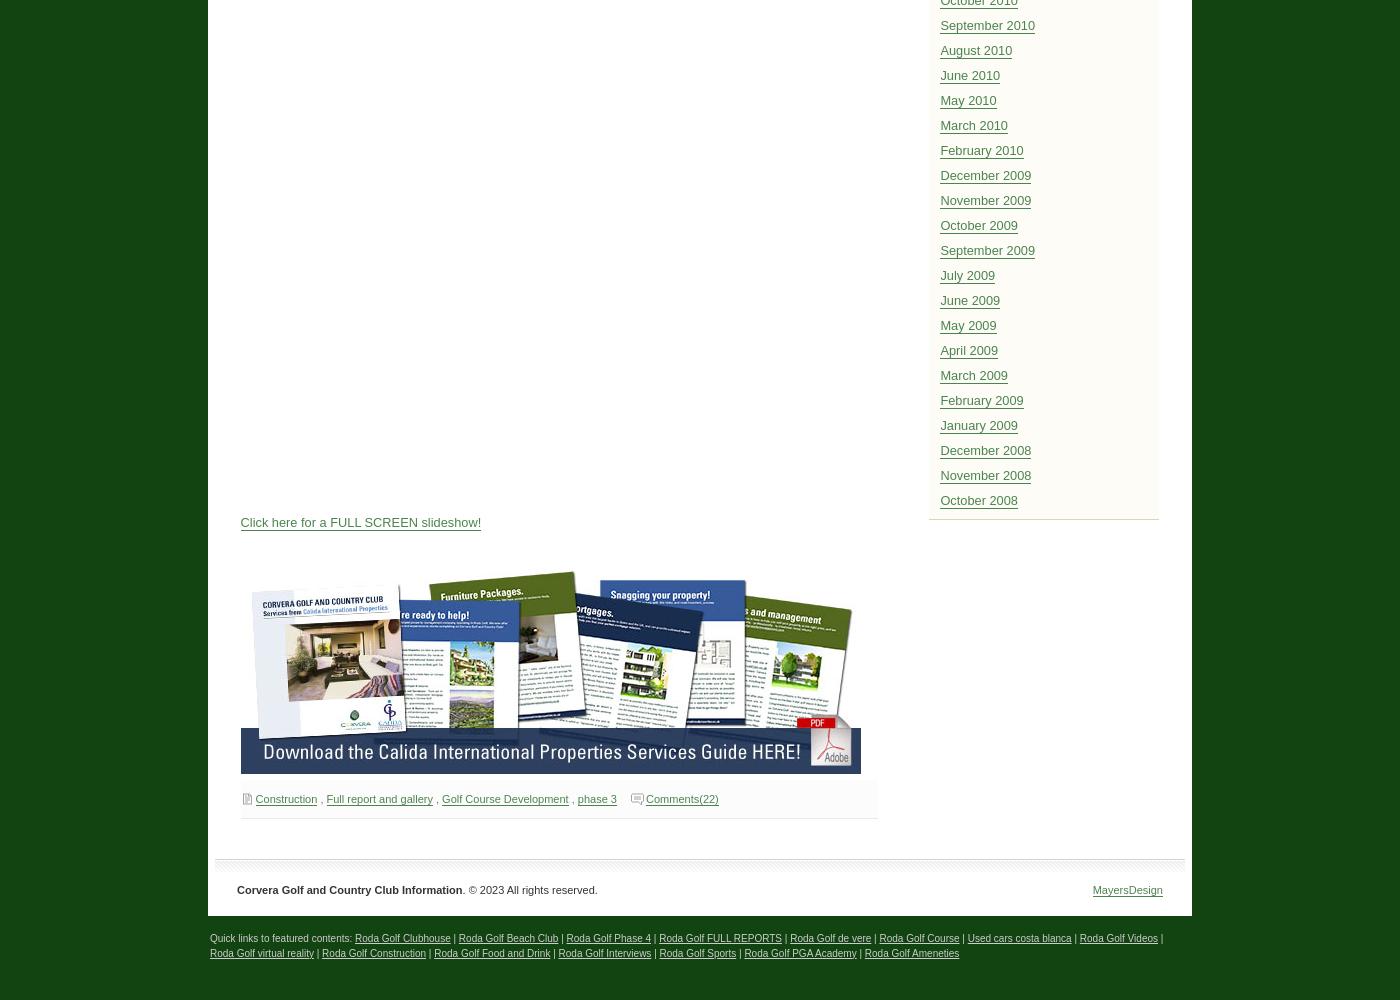 Image resolution: width=1400 pixels, height=1000 pixels. I want to click on 'Roda Golf Food and Drink', so click(491, 951).